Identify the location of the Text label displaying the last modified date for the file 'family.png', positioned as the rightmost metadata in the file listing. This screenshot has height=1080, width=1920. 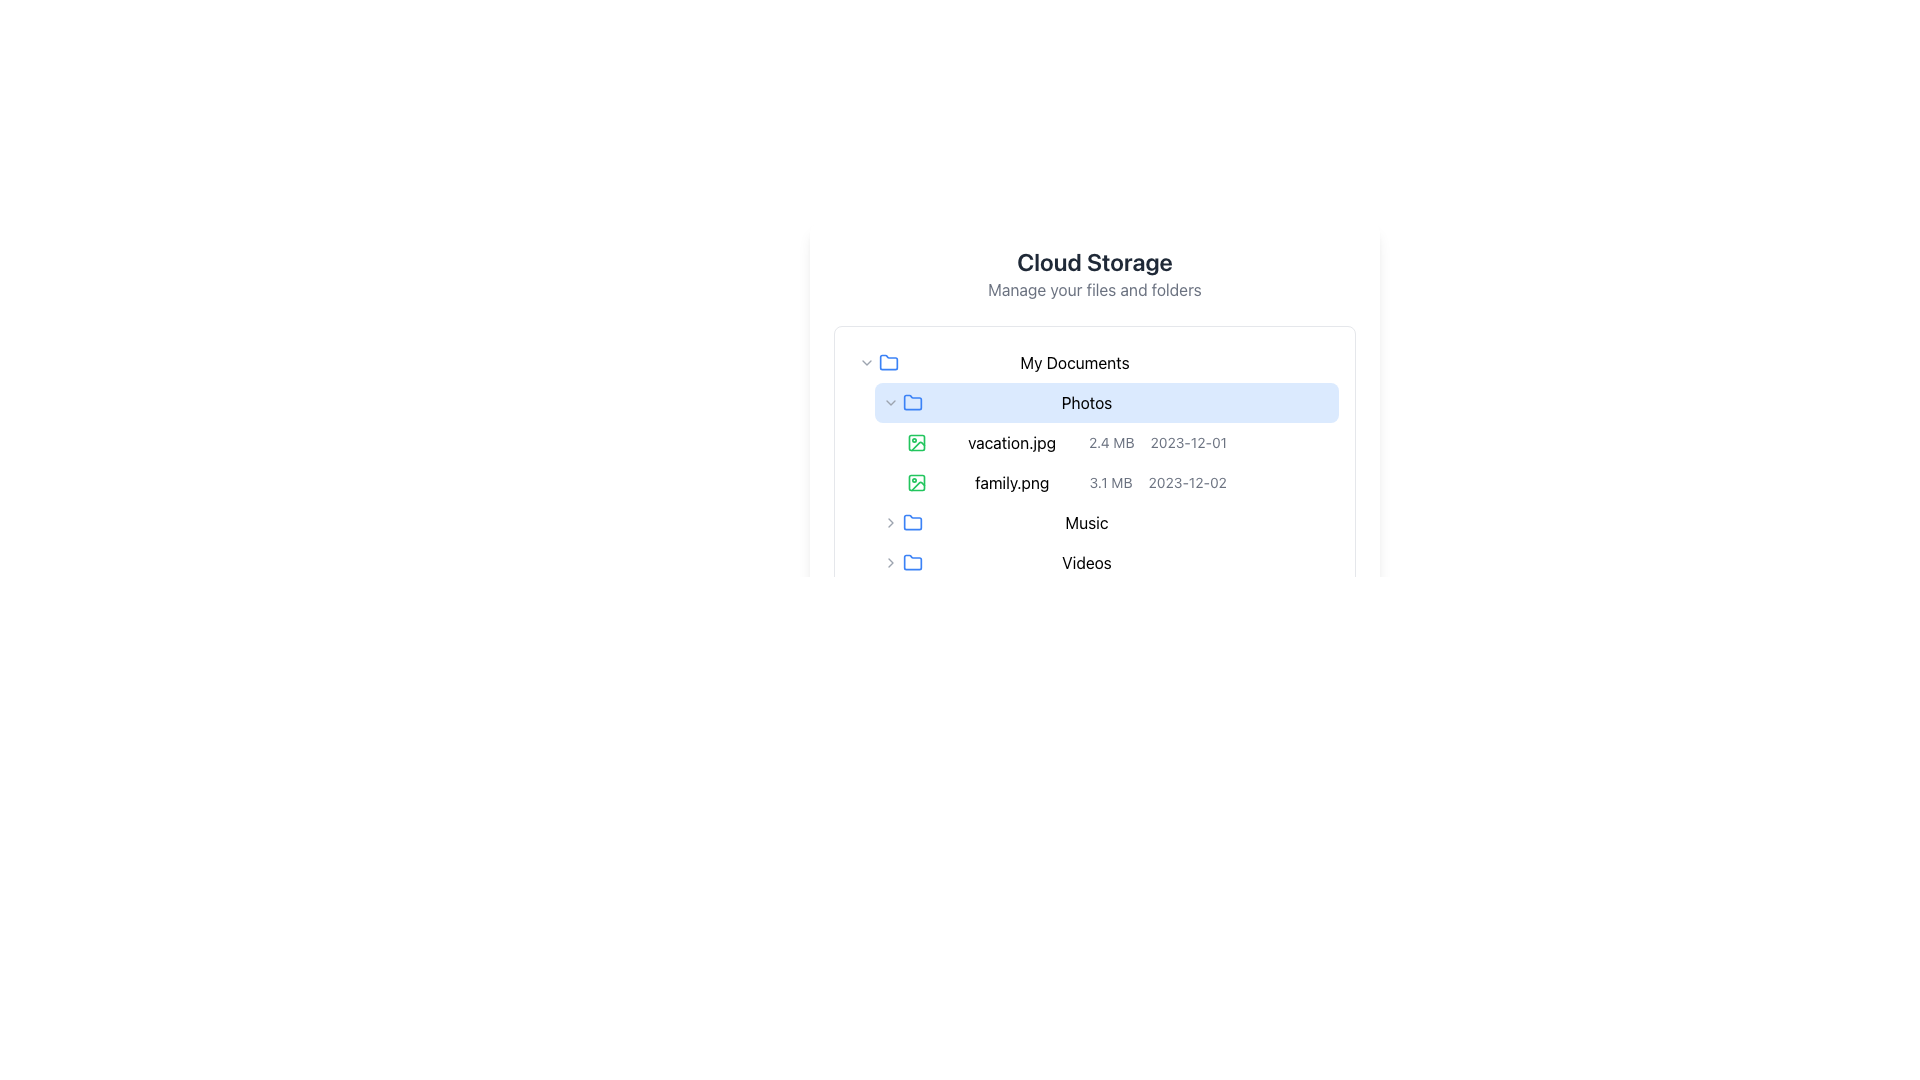
(1187, 482).